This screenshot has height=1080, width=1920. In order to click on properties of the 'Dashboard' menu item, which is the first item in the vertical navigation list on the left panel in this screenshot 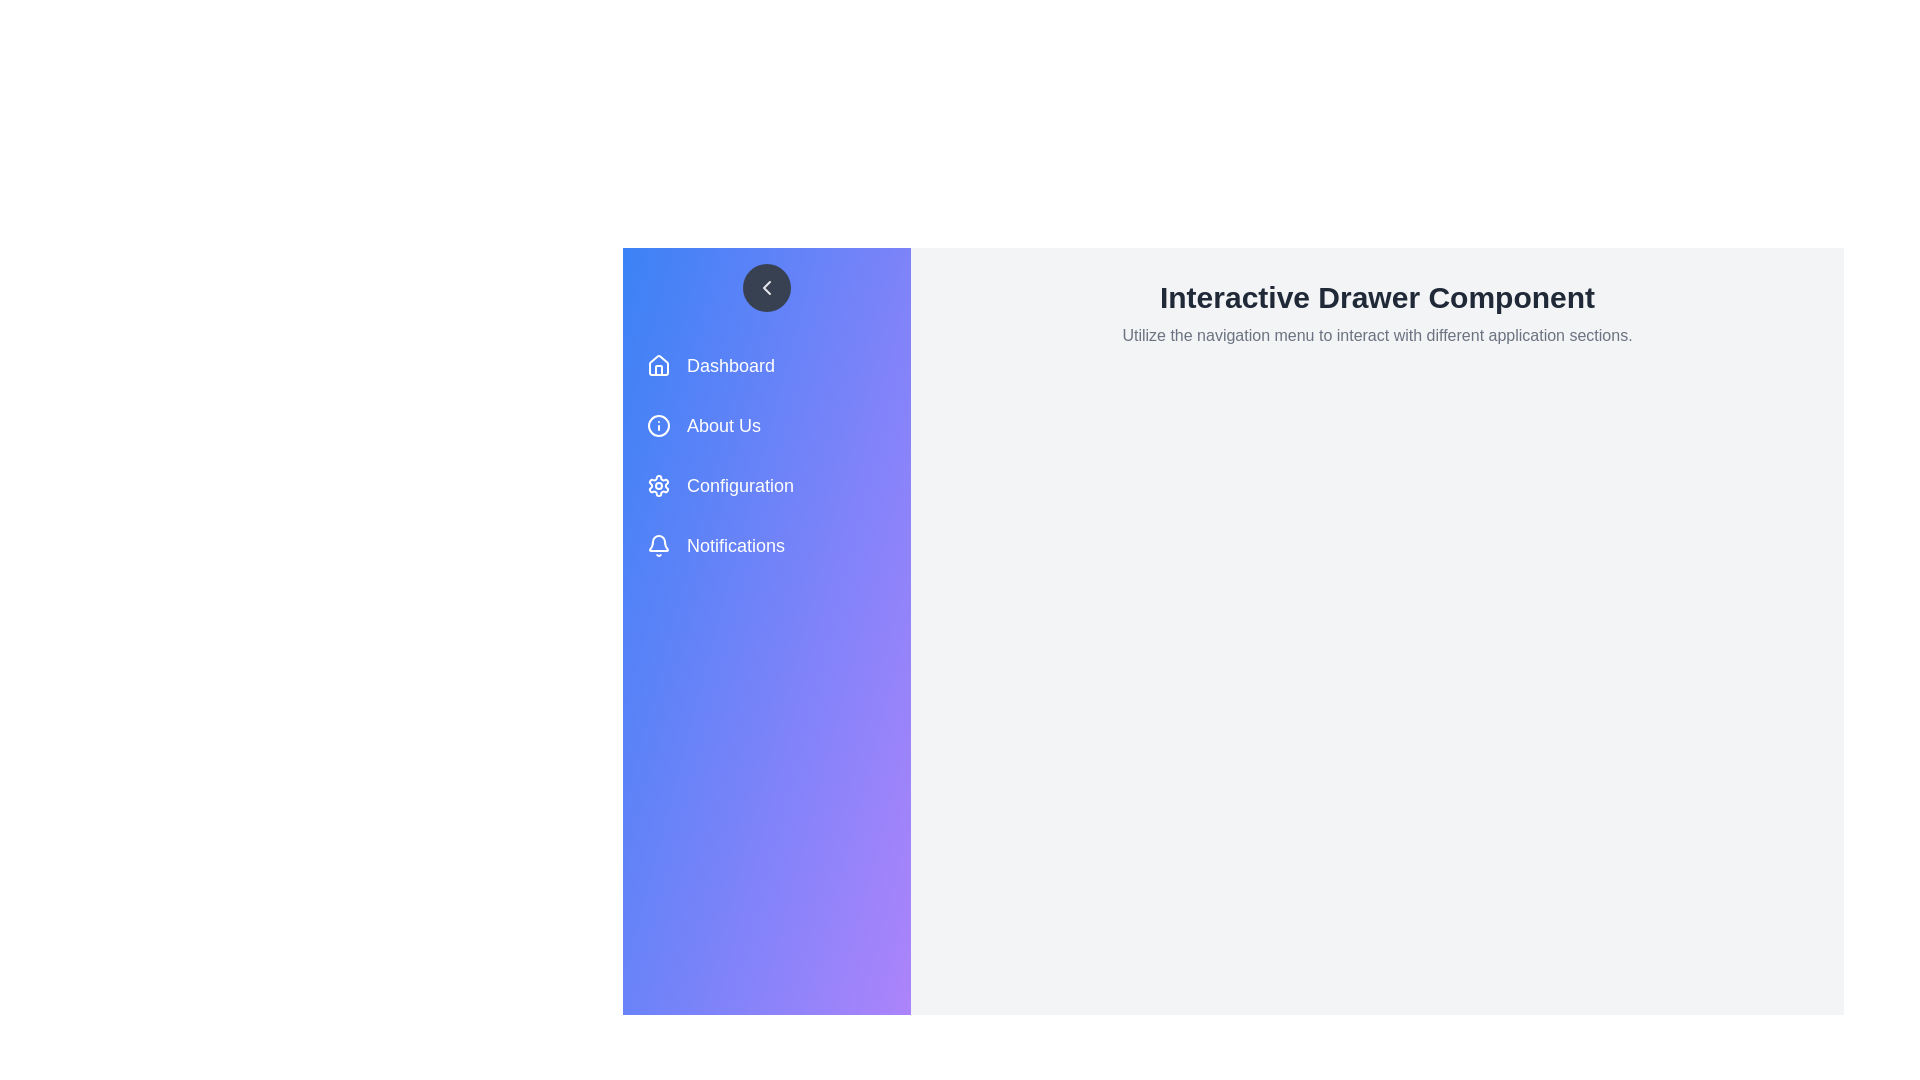, I will do `click(773, 366)`.